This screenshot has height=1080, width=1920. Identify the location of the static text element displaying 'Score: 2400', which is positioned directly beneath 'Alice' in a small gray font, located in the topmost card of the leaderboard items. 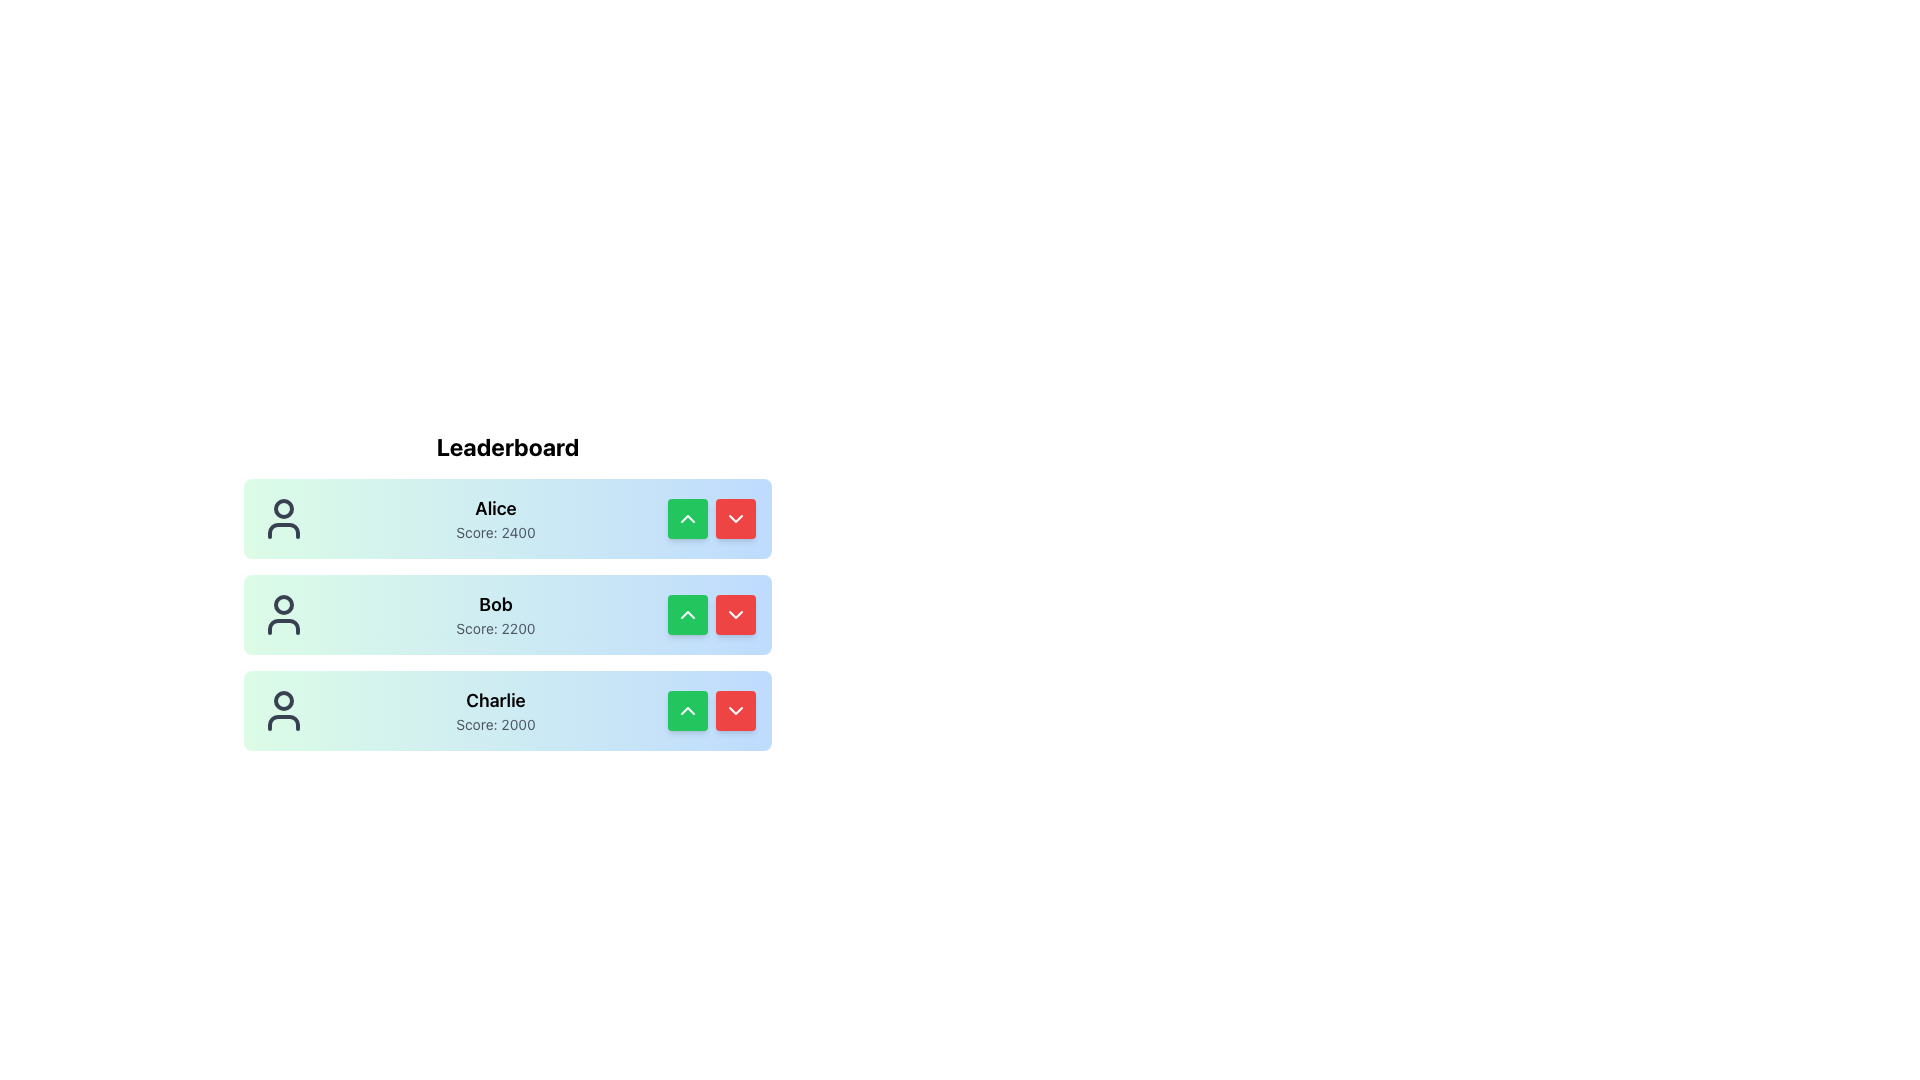
(495, 531).